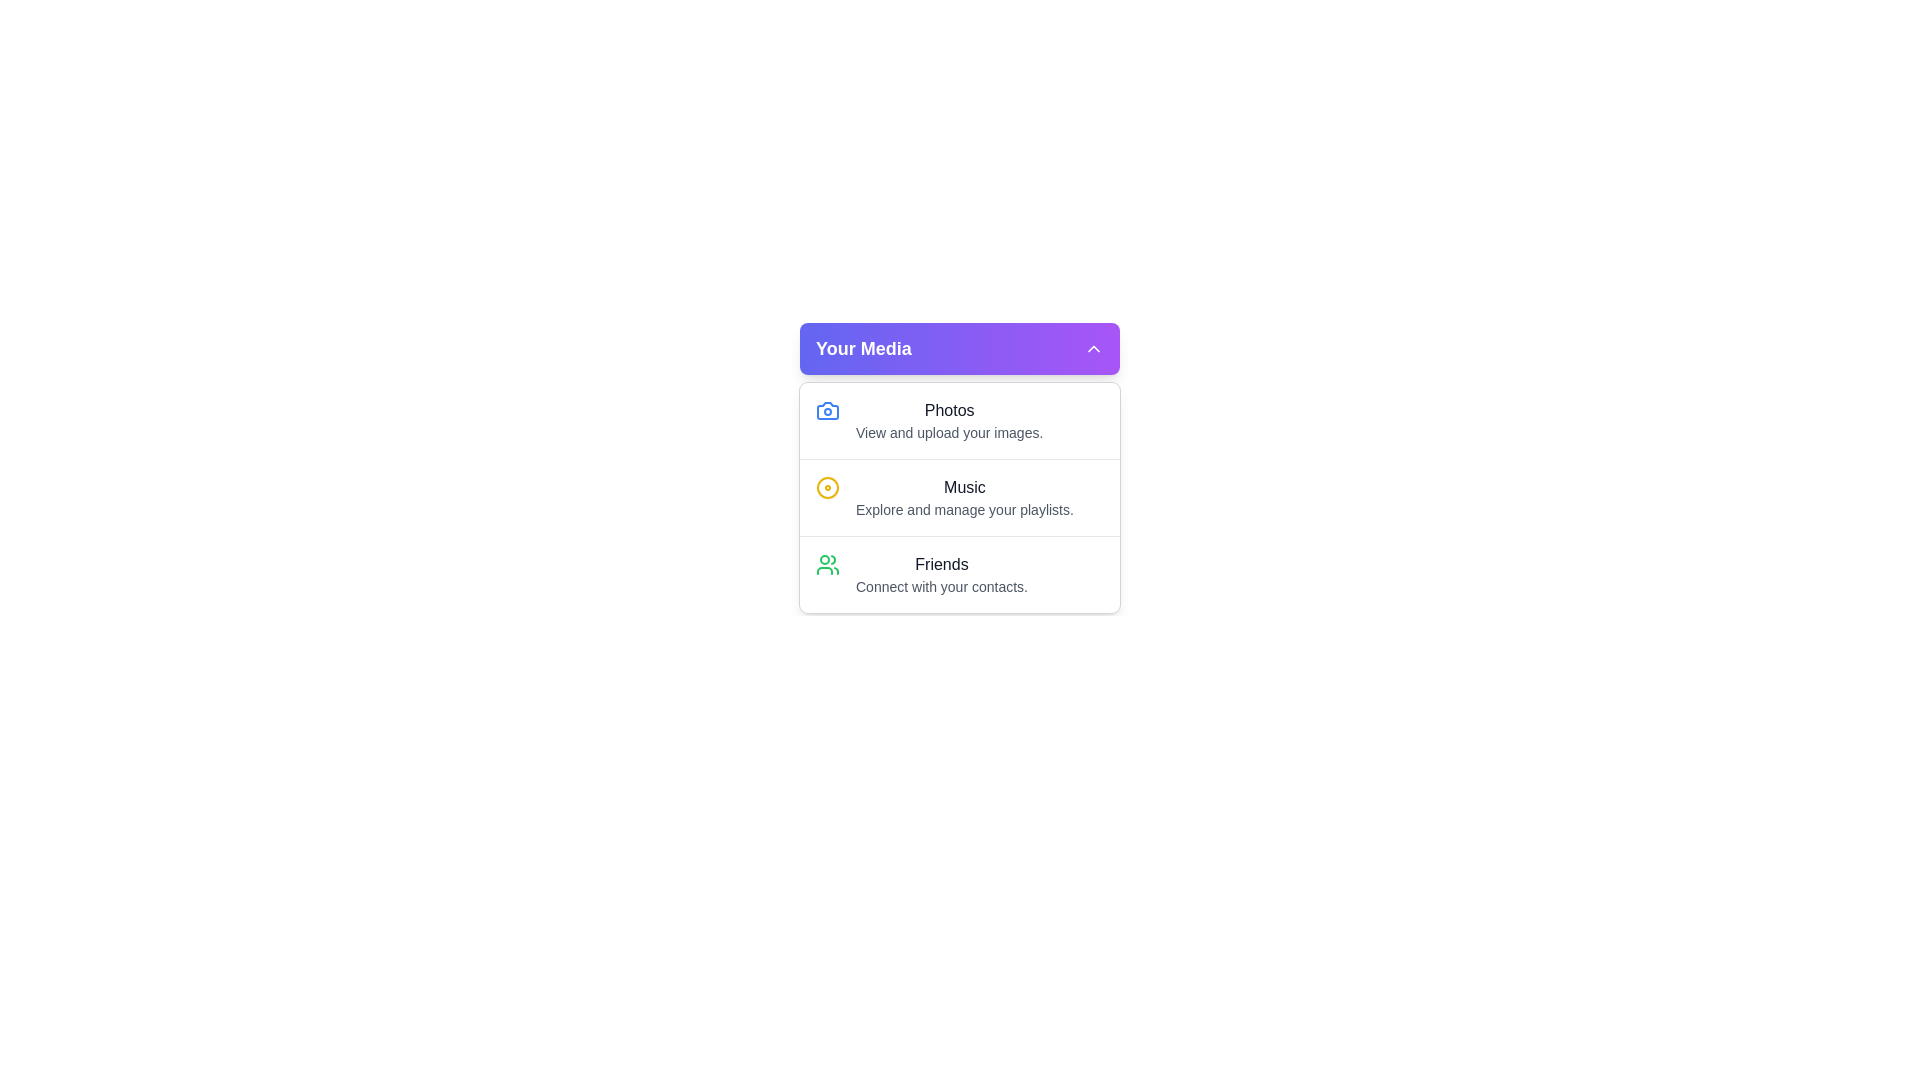  I want to click on the navigational button for accessing the Photos or image gallery section, which is the first option under the 'Your Media' header, so click(960, 419).